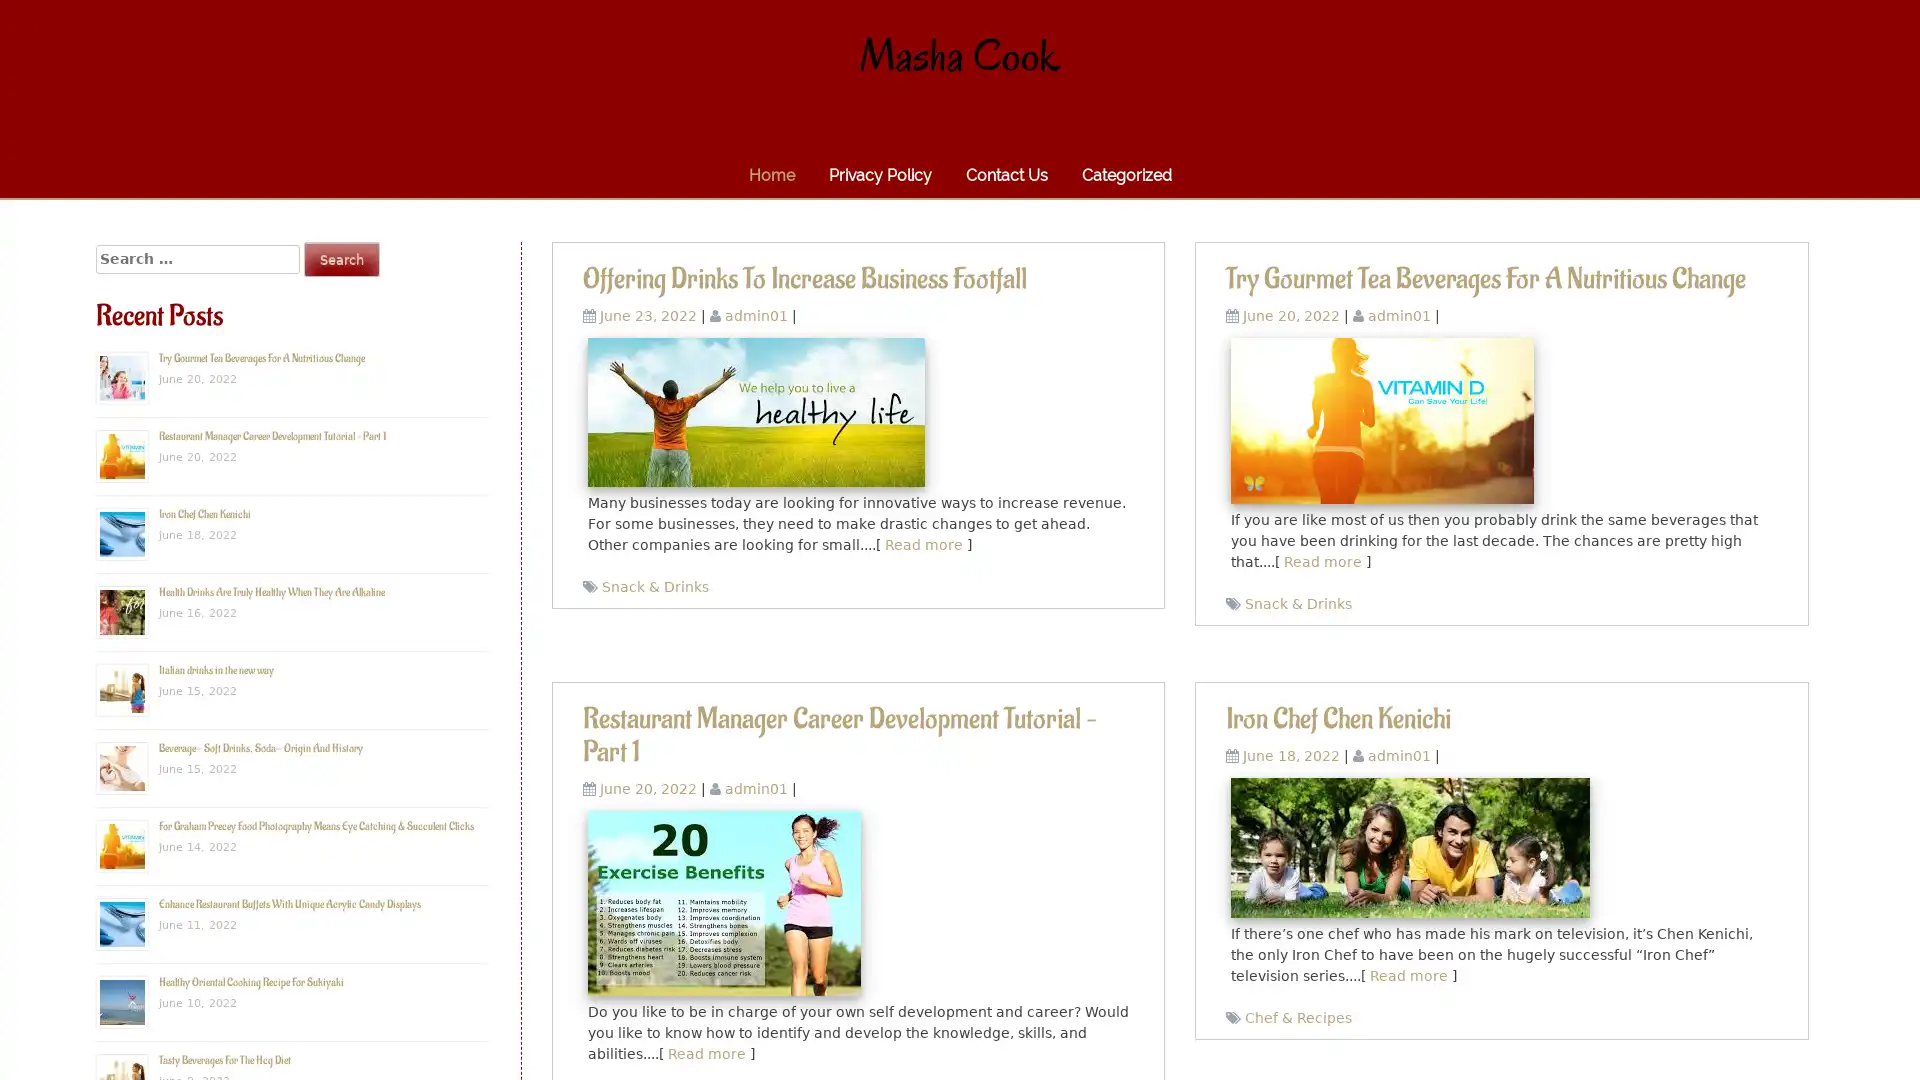 This screenshot has height=1080, width=1920. What do you see at coordinates (341, 258) in the screenshot?
I see `Search` at bounding box center [341, 258].